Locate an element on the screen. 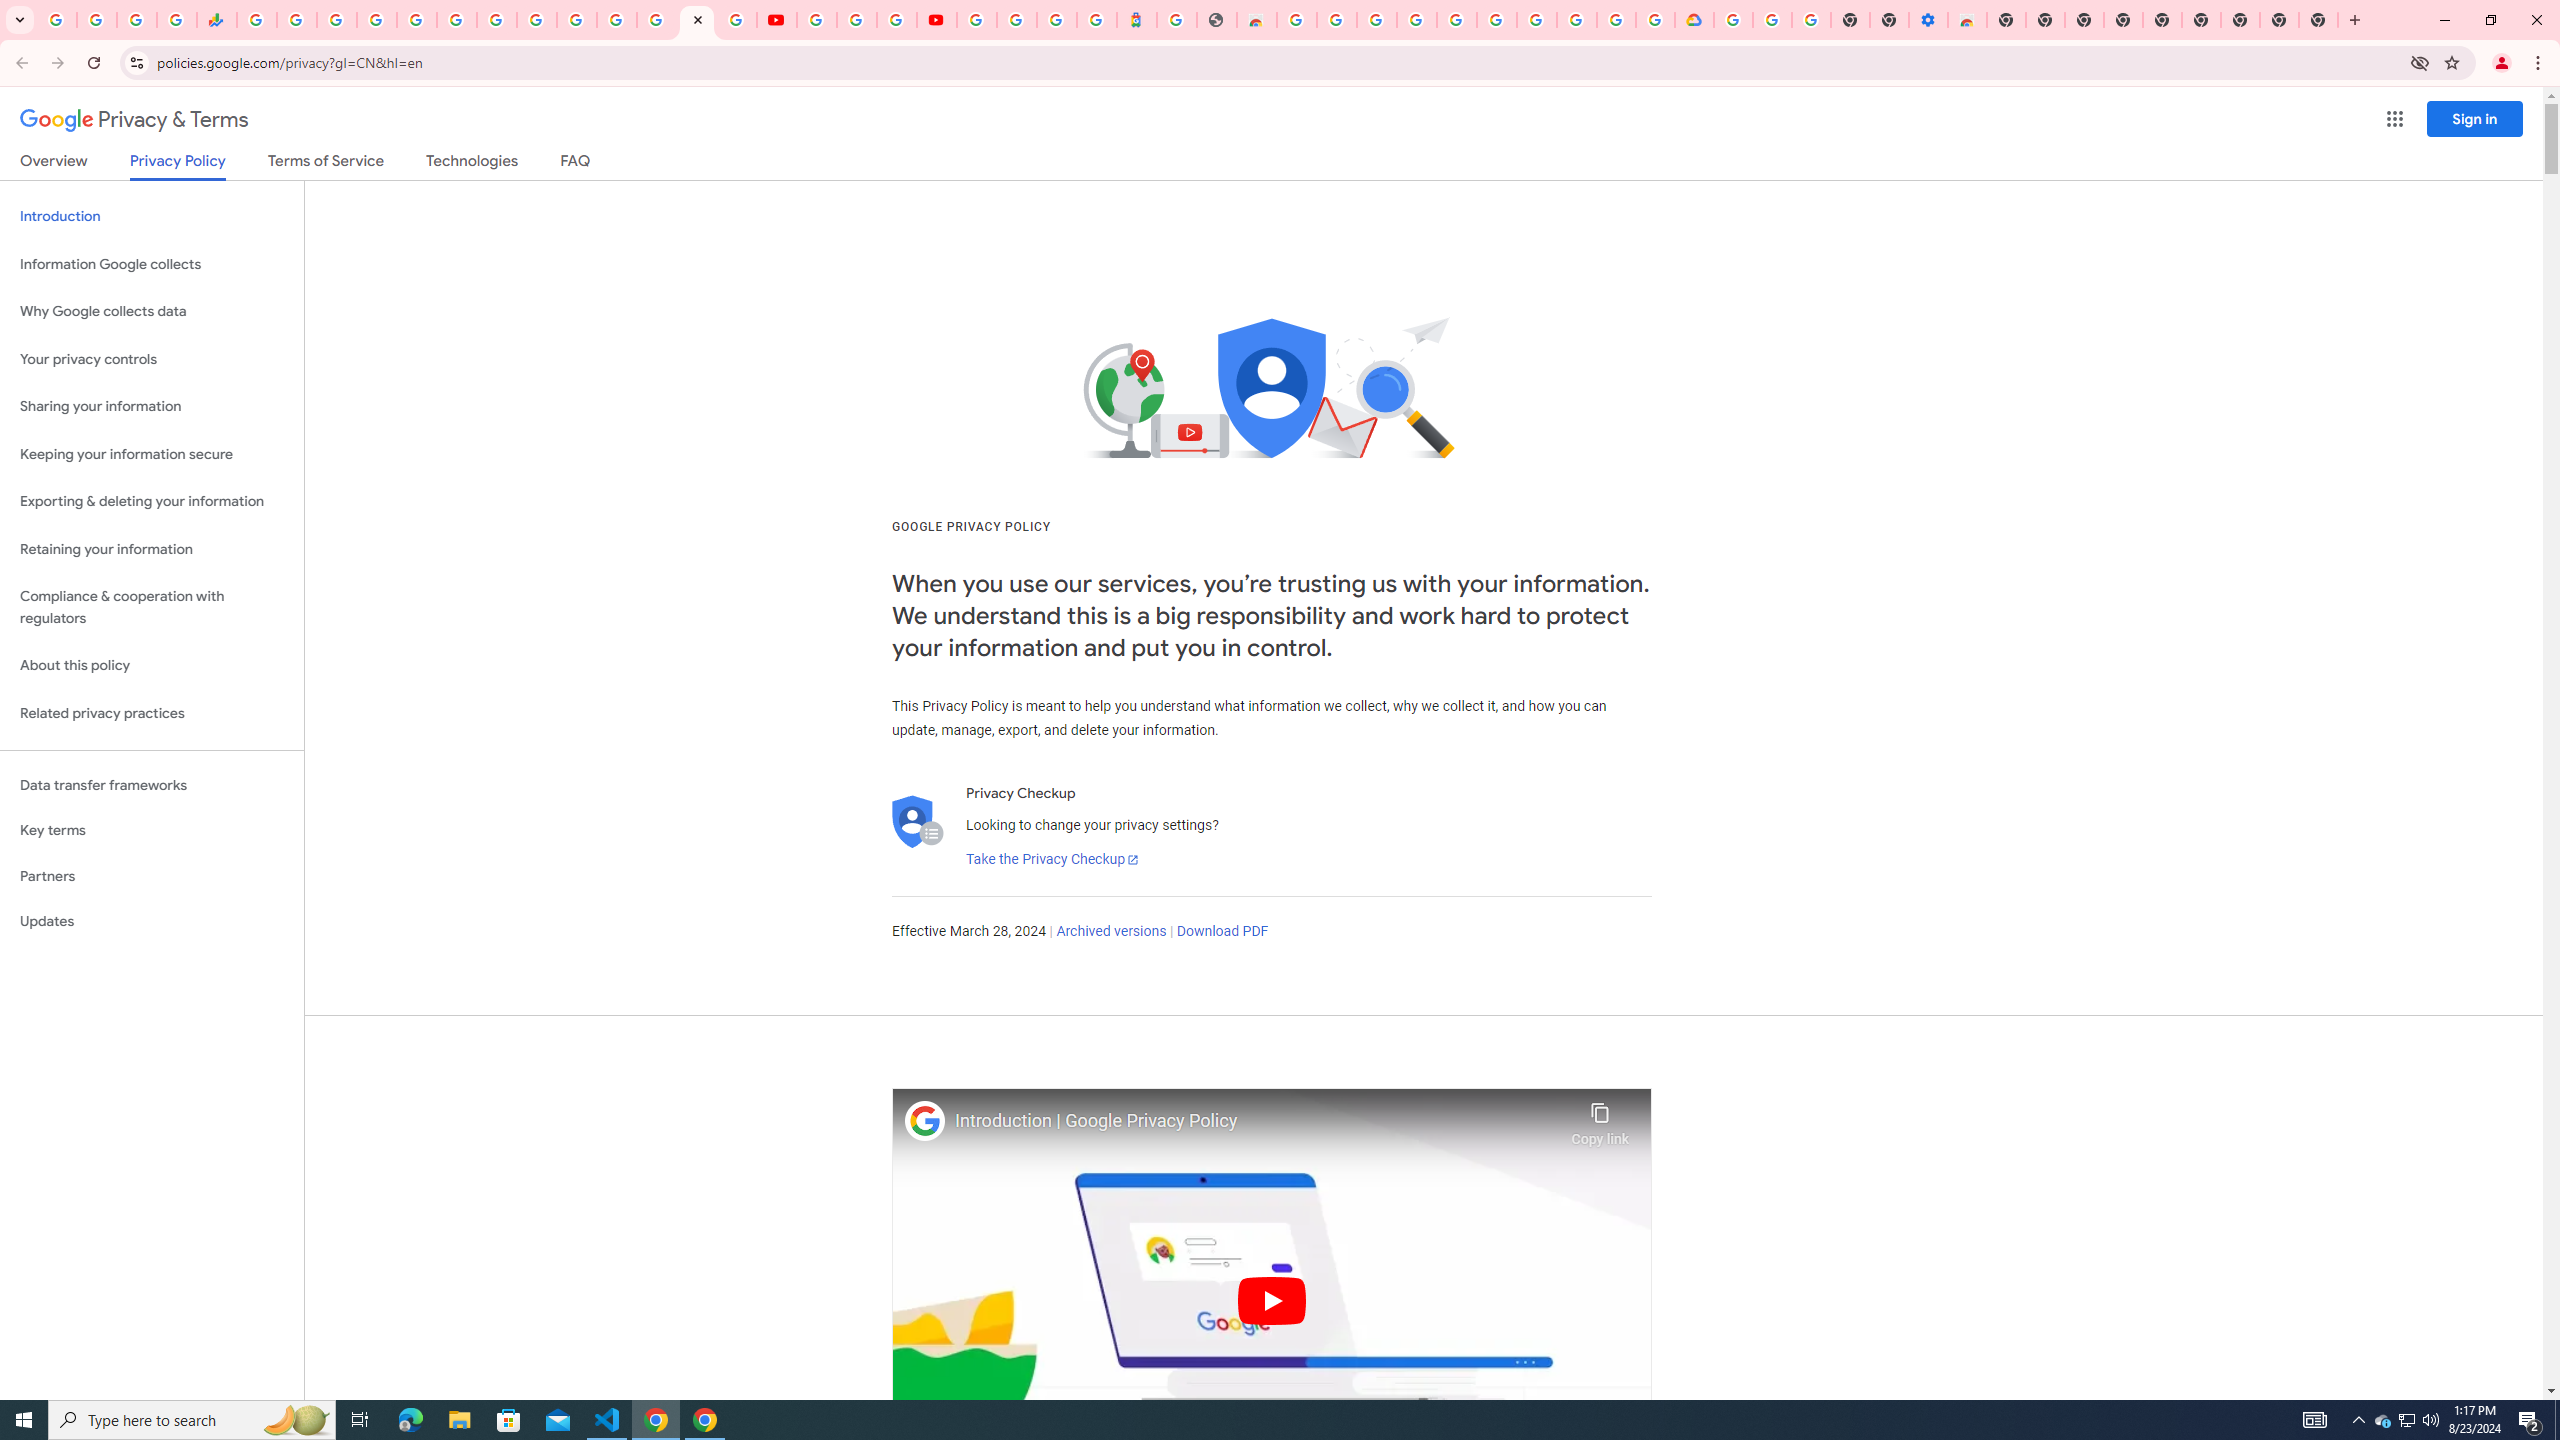 The width and height of the screenshot is (2560, 1440). 'About this policy' is located at coordinates (151, 666).